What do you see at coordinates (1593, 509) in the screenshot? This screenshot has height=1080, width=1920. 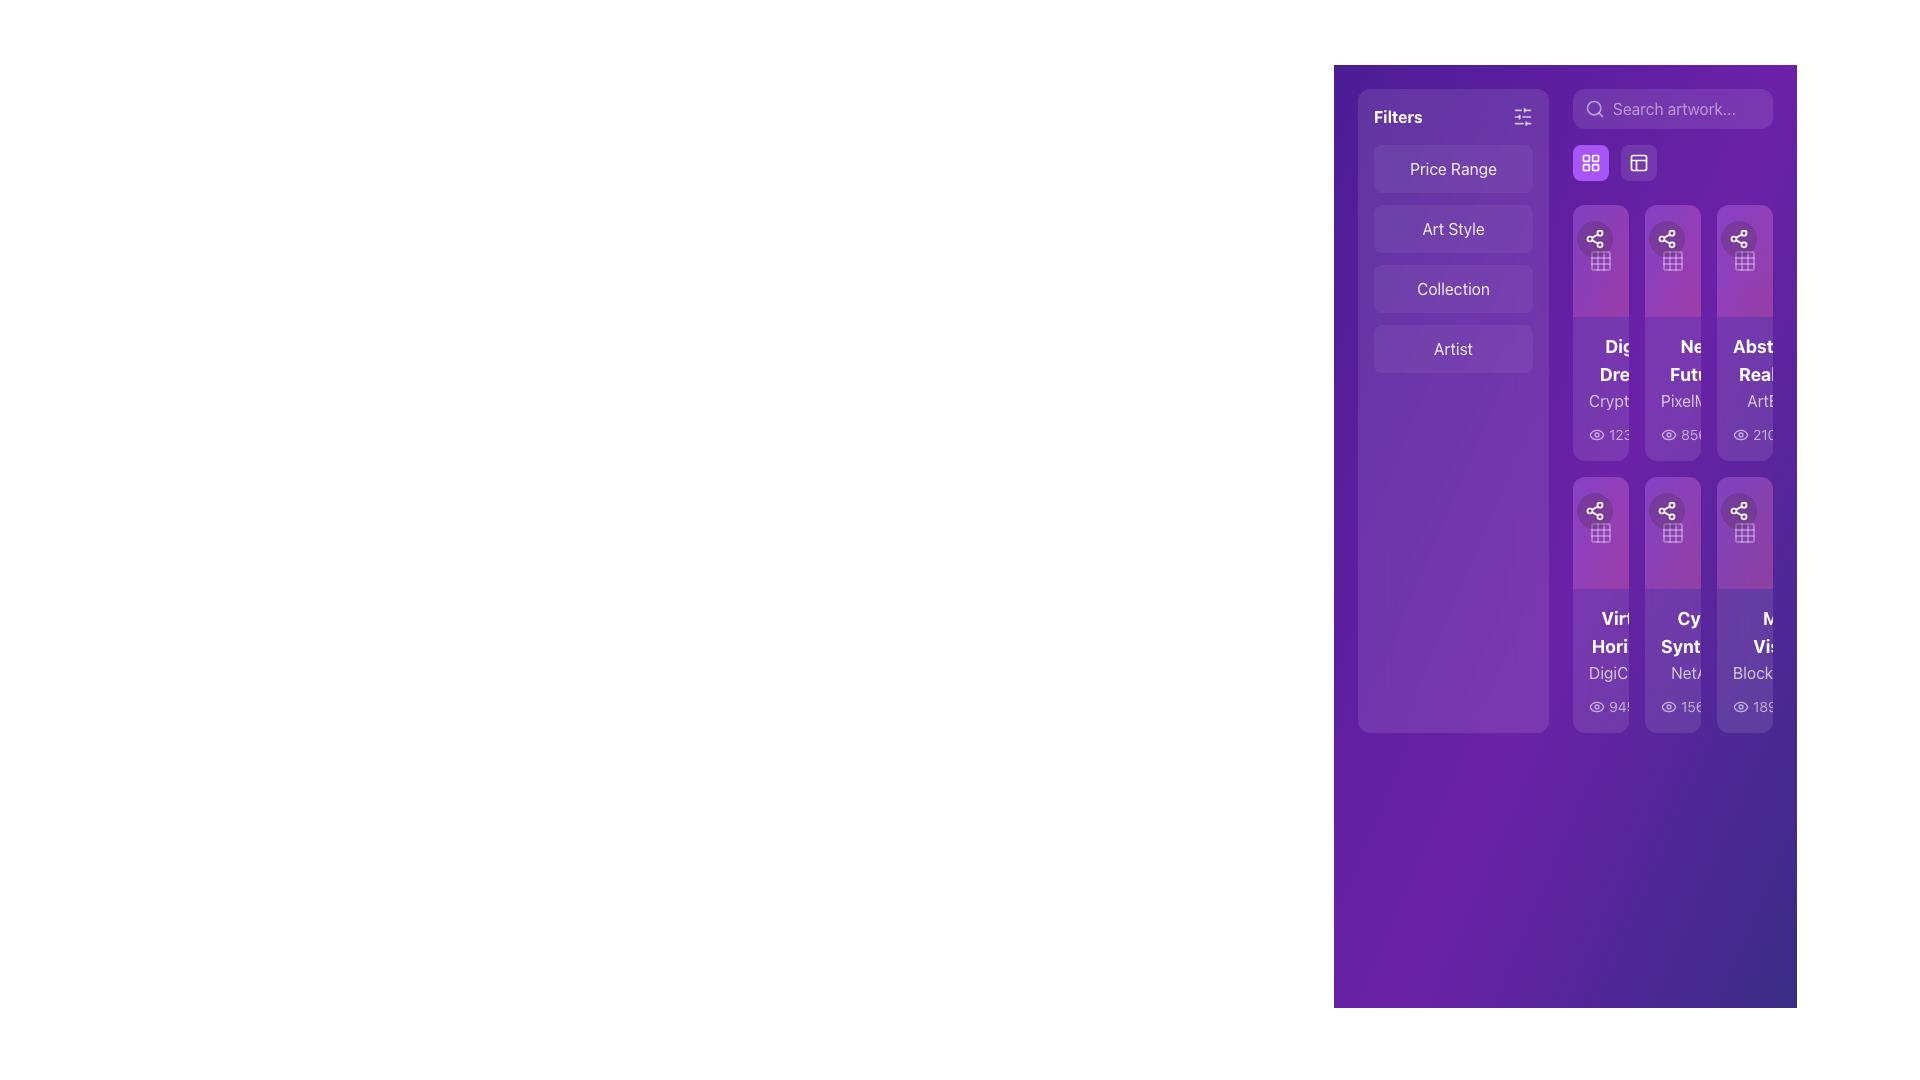 I see `the share icon button located in the second row, first column of the grid layout, below the header` at bounding box center [1593, 509].